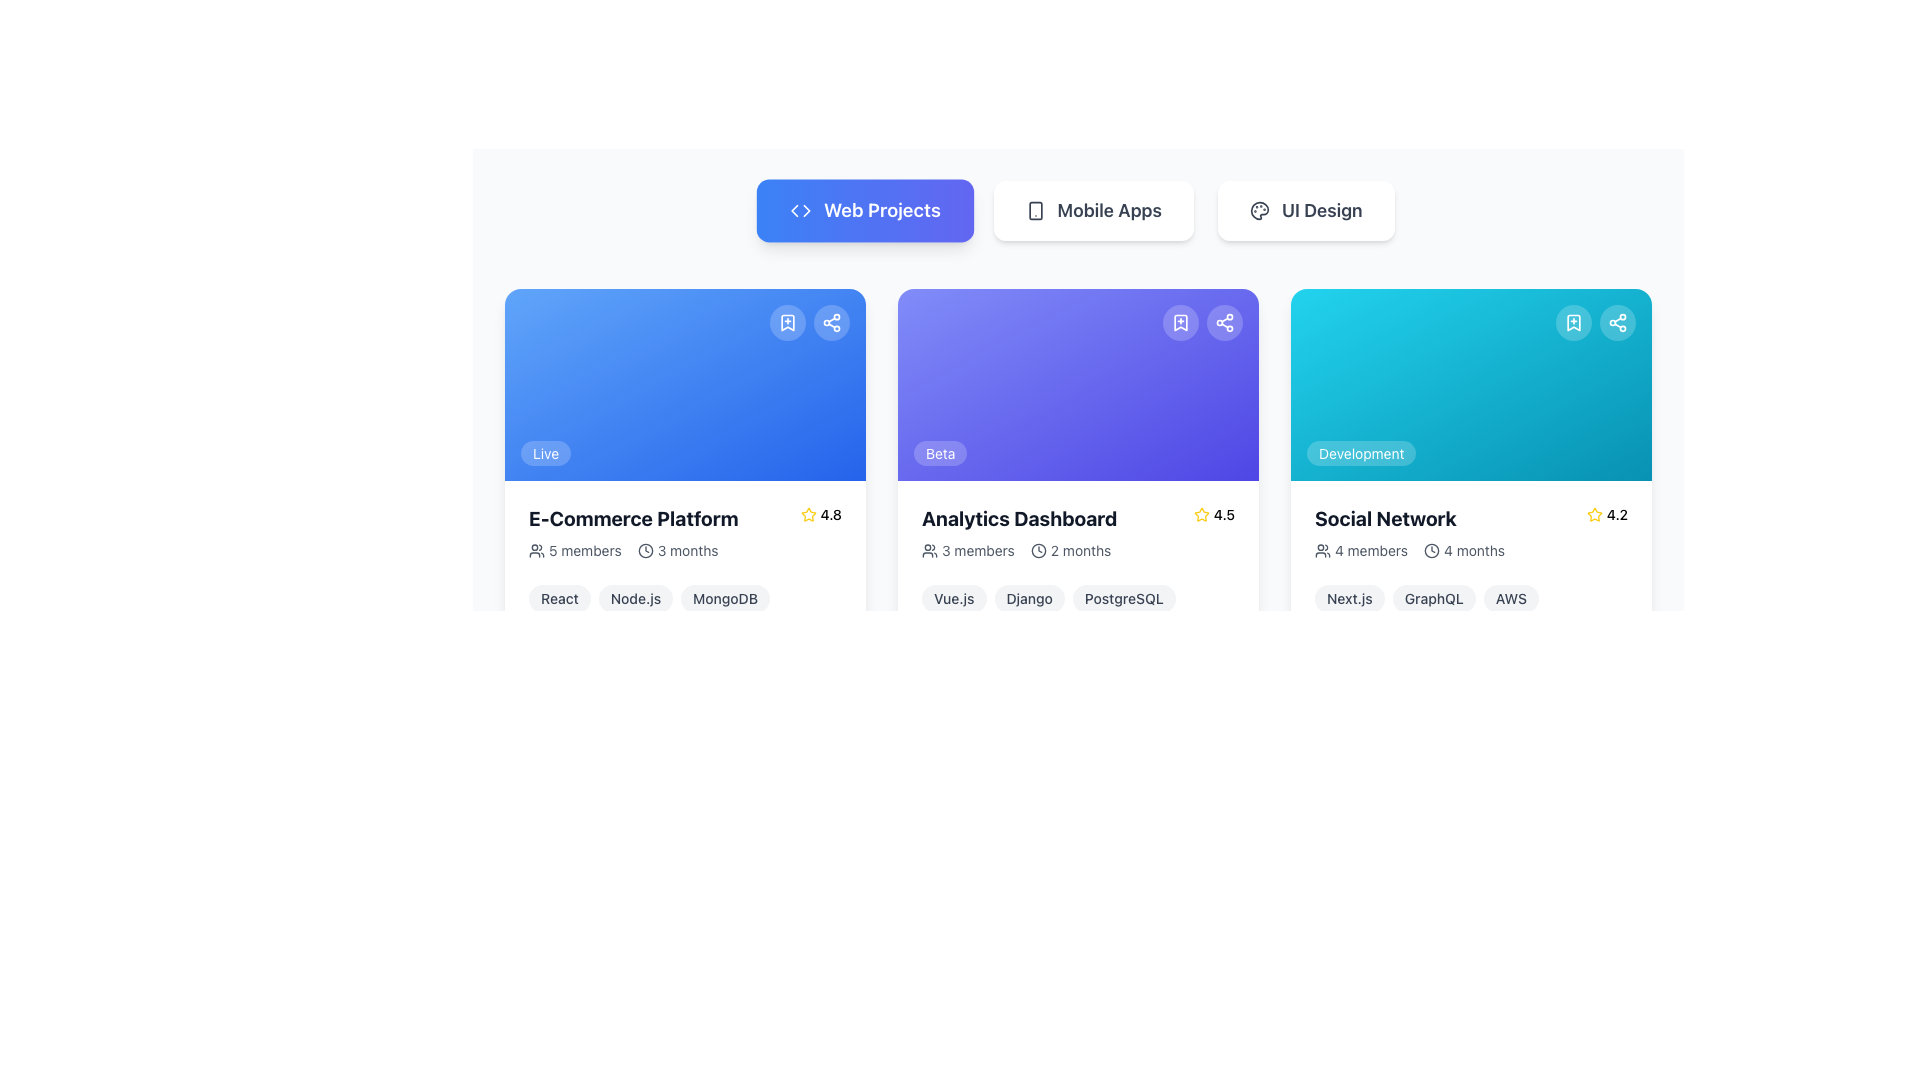 The height and width of the screenshot is (1080, 1920). What do you see at coordinates (1617, 514) in the screenshot?
I see `the numerical rating text label displaying '4.2', which is located in the lower-right corner of the 'Social Network' card and is adjacent to a star icon` at bounding box center [1617, 514].